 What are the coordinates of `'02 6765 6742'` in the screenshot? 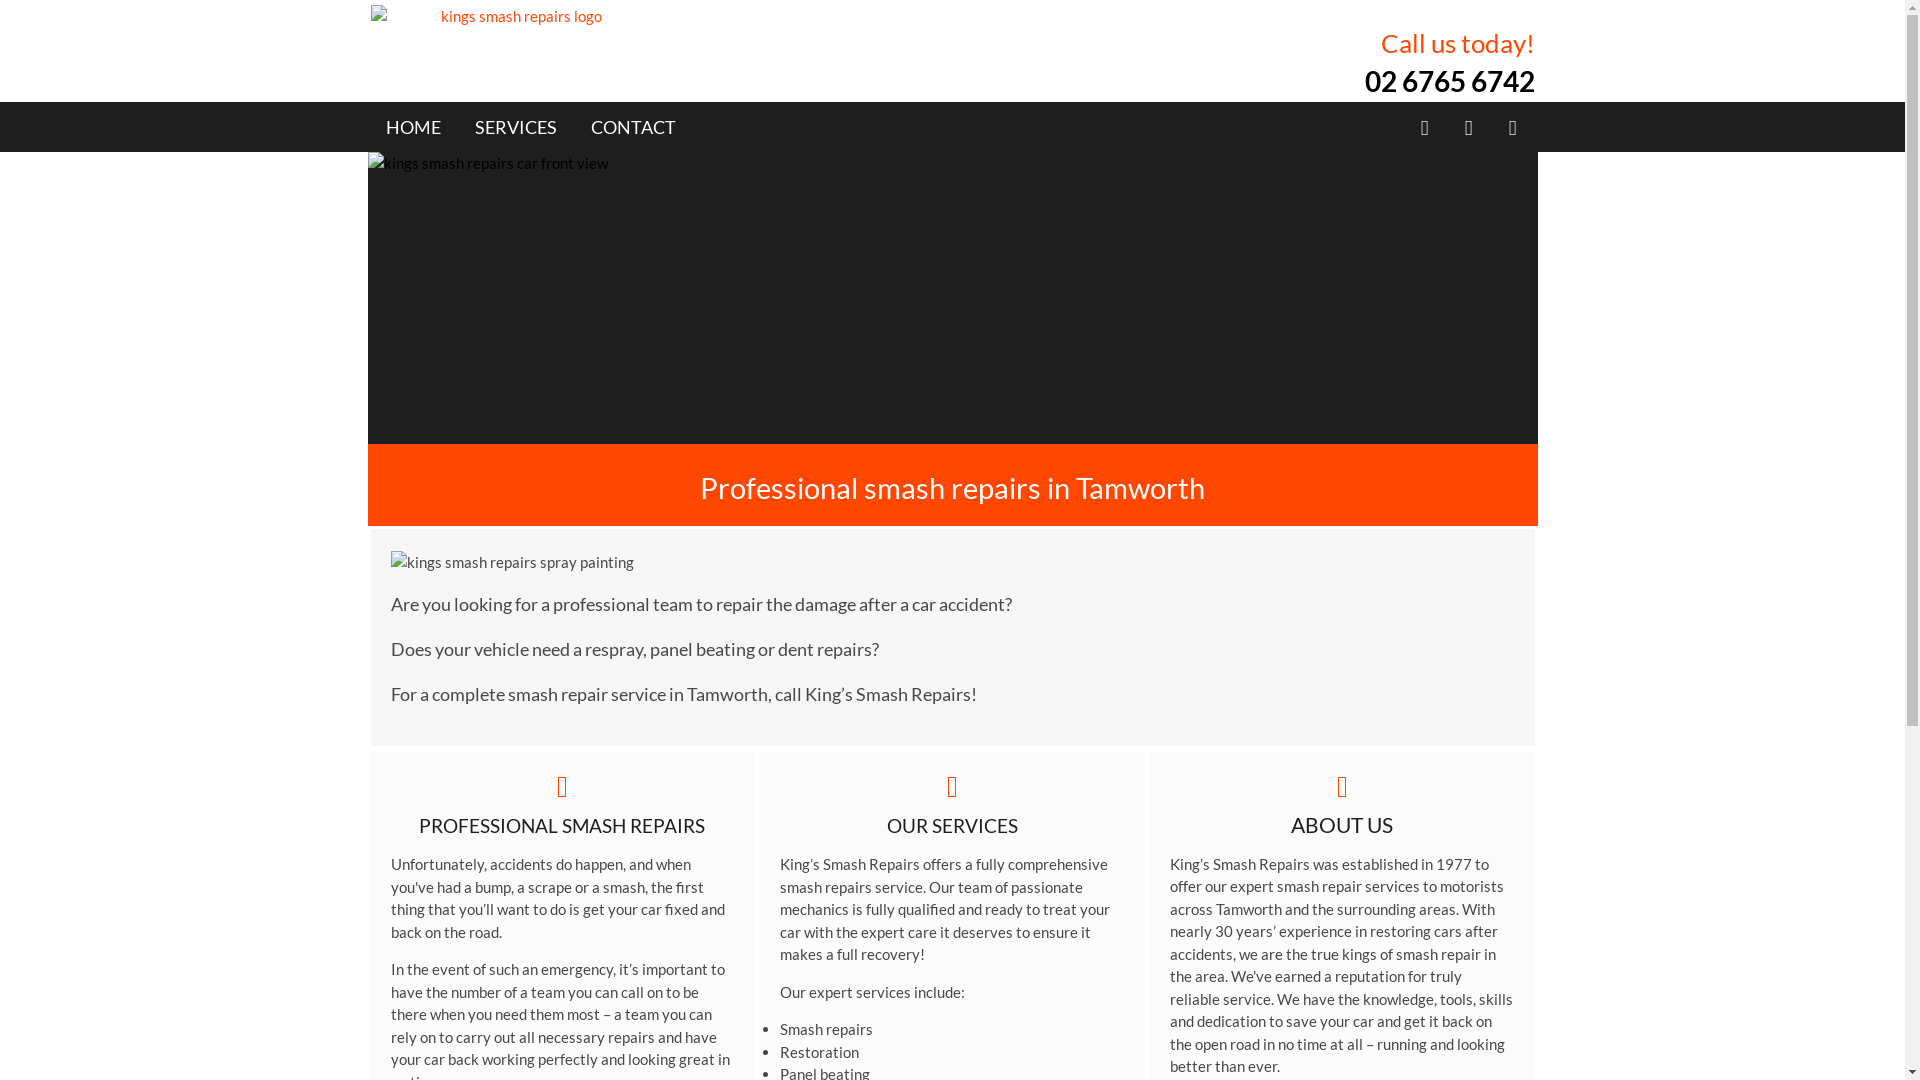 It's located at (1362, 80).